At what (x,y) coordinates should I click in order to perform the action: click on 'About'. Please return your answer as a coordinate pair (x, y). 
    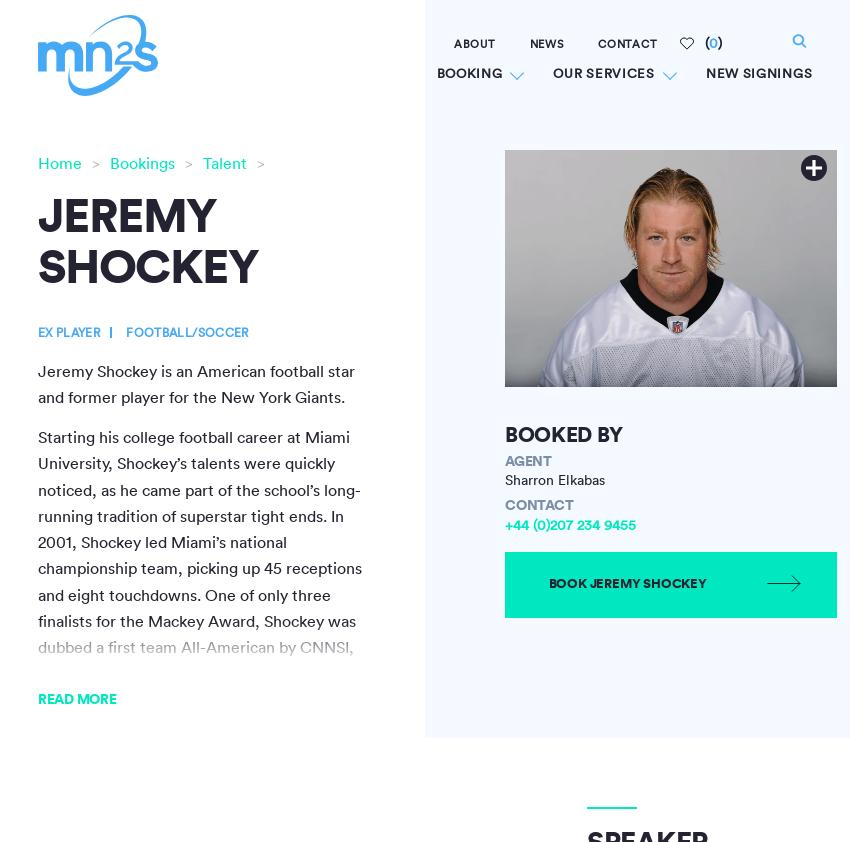
    Looking at the image, I should click on (452, 43).